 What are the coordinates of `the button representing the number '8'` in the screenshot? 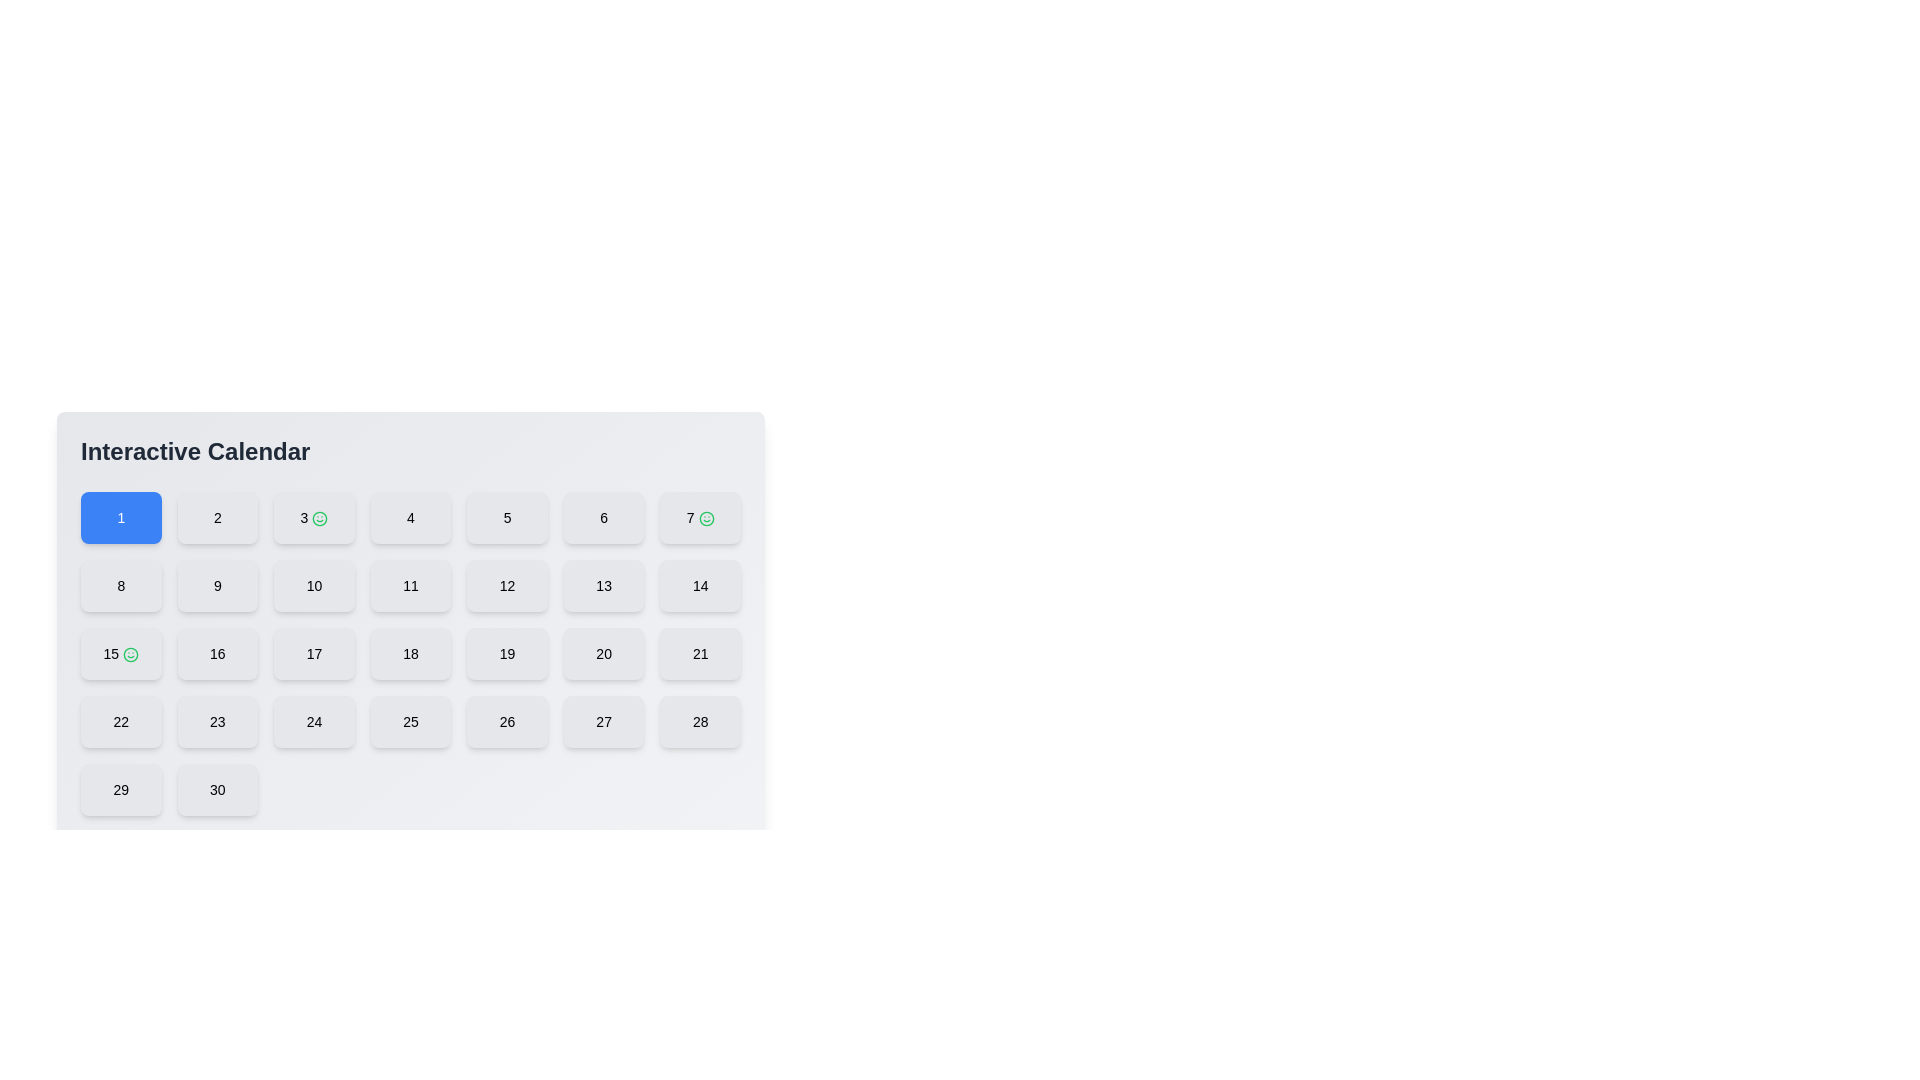 It's located at (120, 585).